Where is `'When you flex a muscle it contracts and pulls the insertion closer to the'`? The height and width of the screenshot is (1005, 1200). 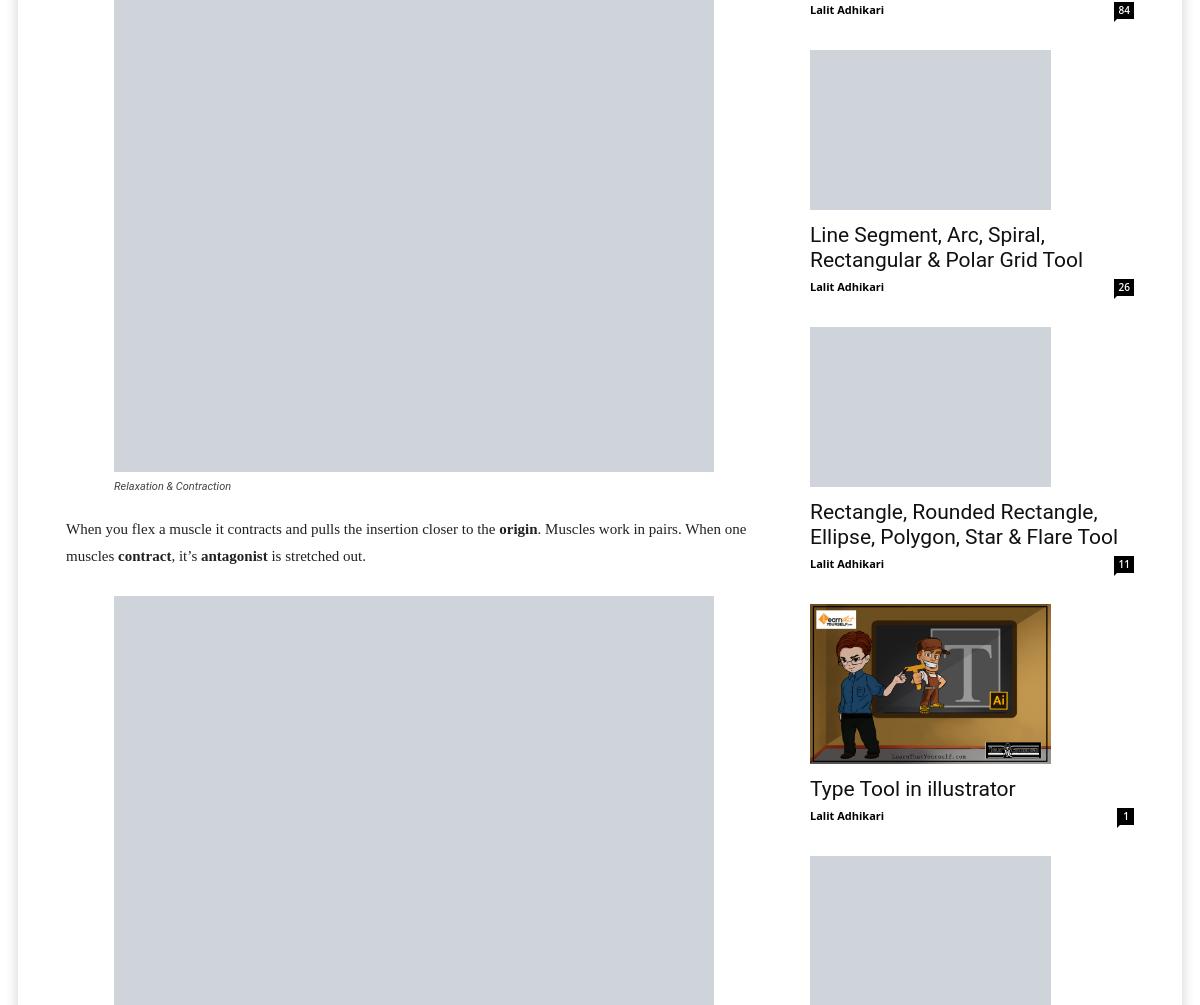 'When you flex a muscle it contracts and pulls the insertion closer to the' is located at coordinates (66, 528).